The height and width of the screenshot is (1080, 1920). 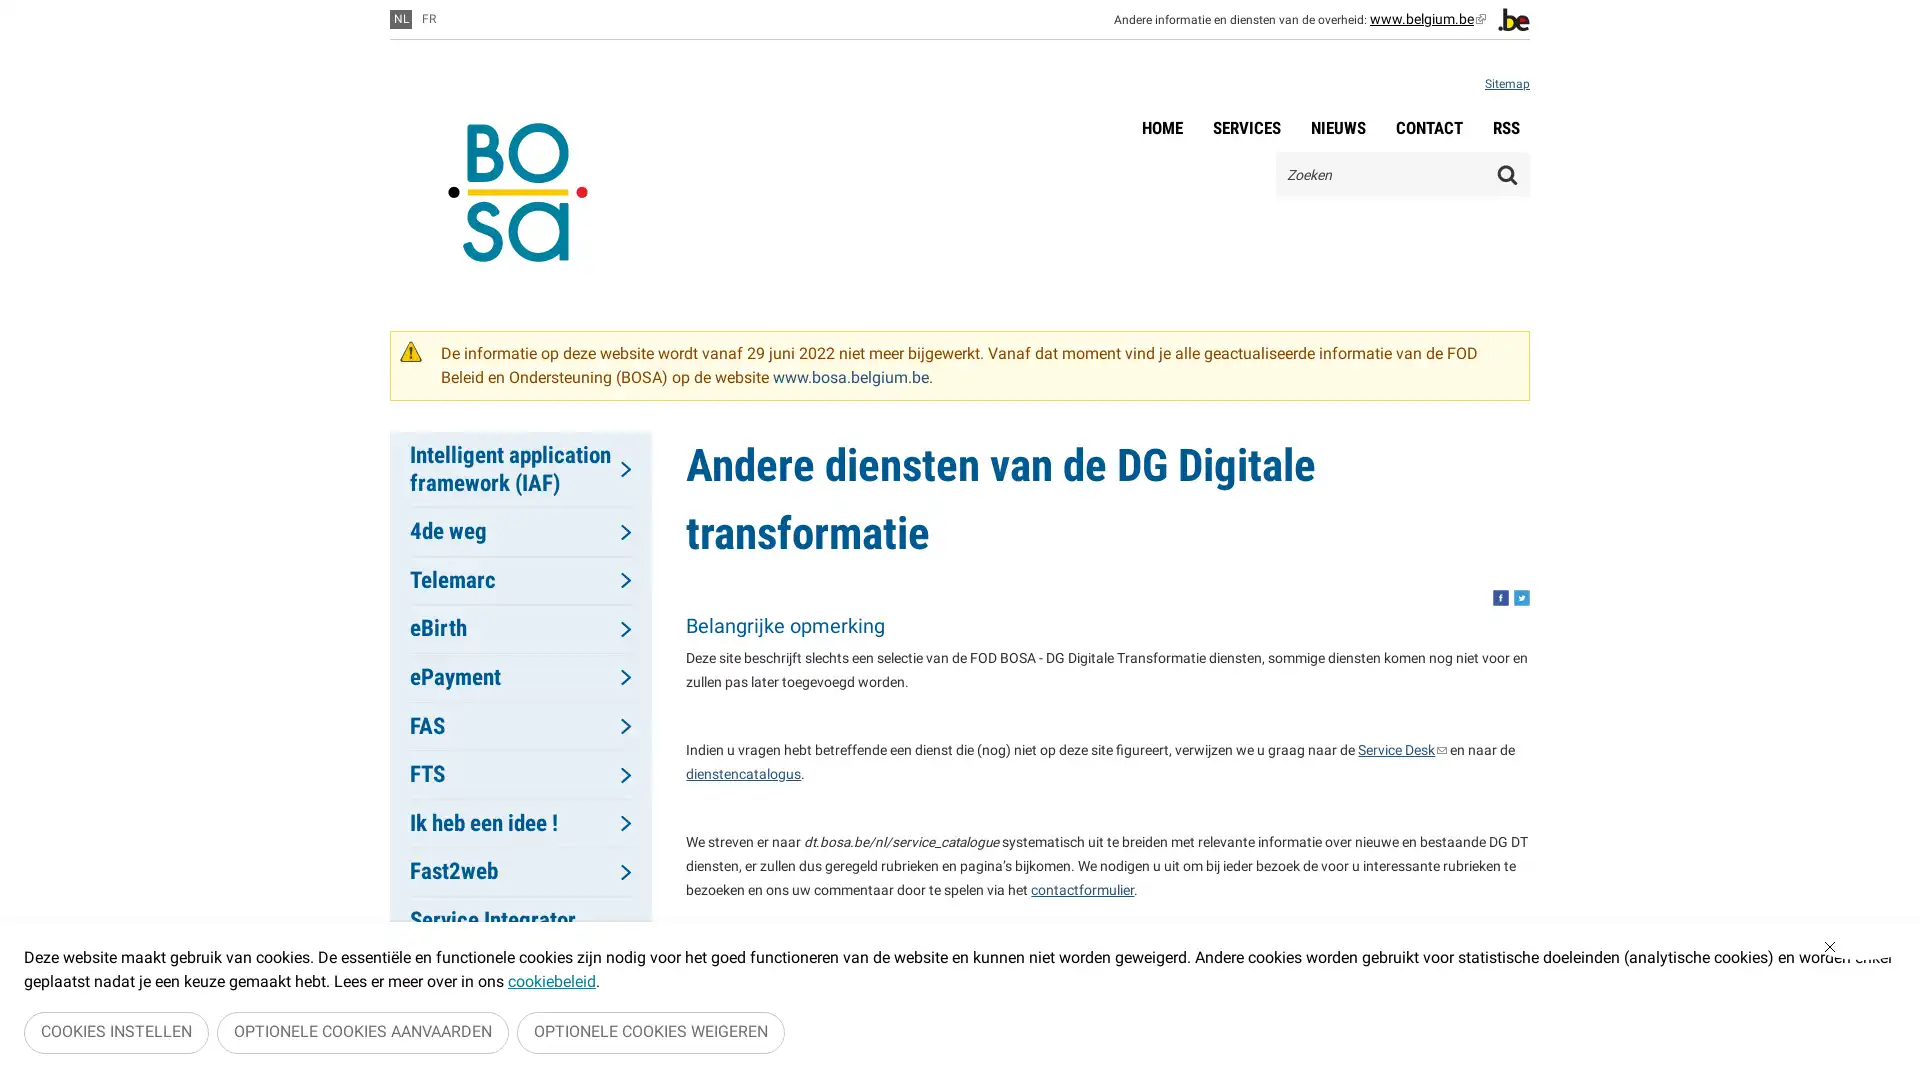 I want to click on COOKIES INSTELLEN, so click(x=115, y=1034).